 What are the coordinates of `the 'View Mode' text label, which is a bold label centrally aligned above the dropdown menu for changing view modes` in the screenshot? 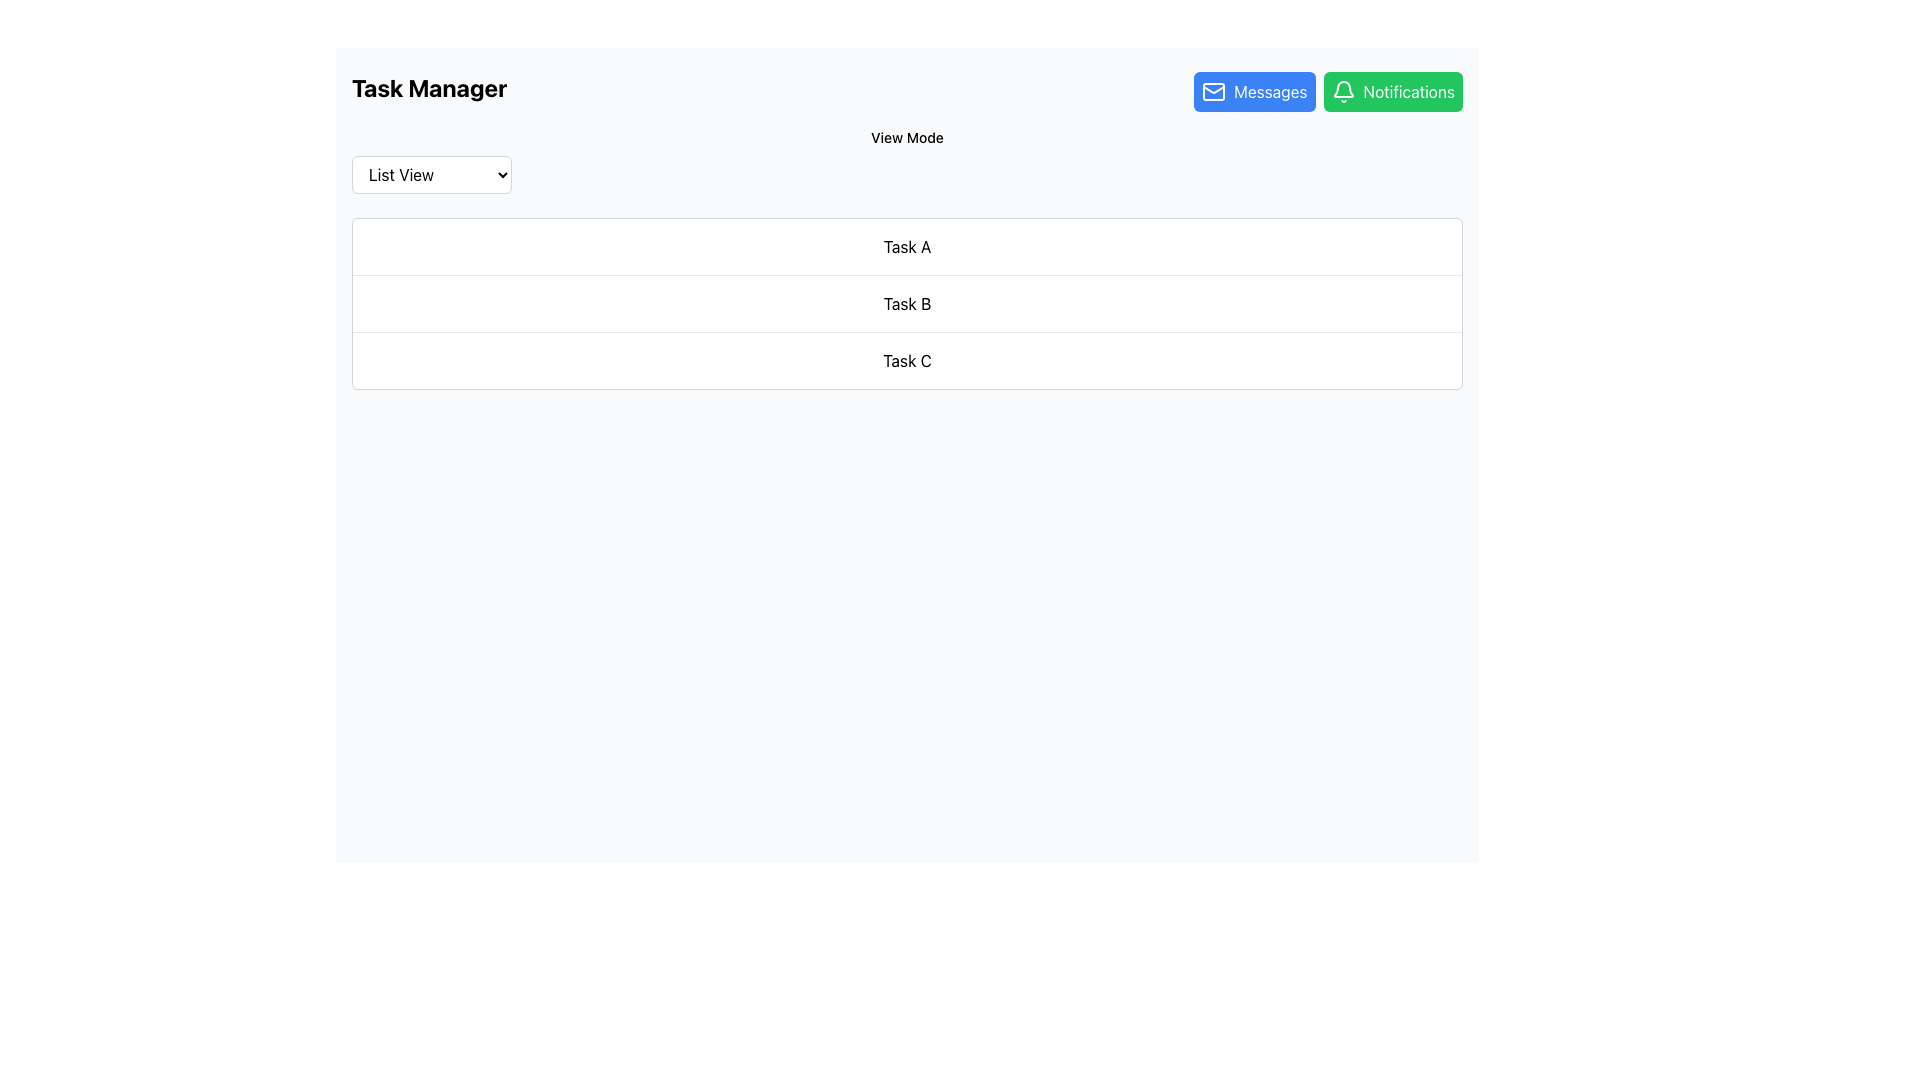 It's located at (906, 137).